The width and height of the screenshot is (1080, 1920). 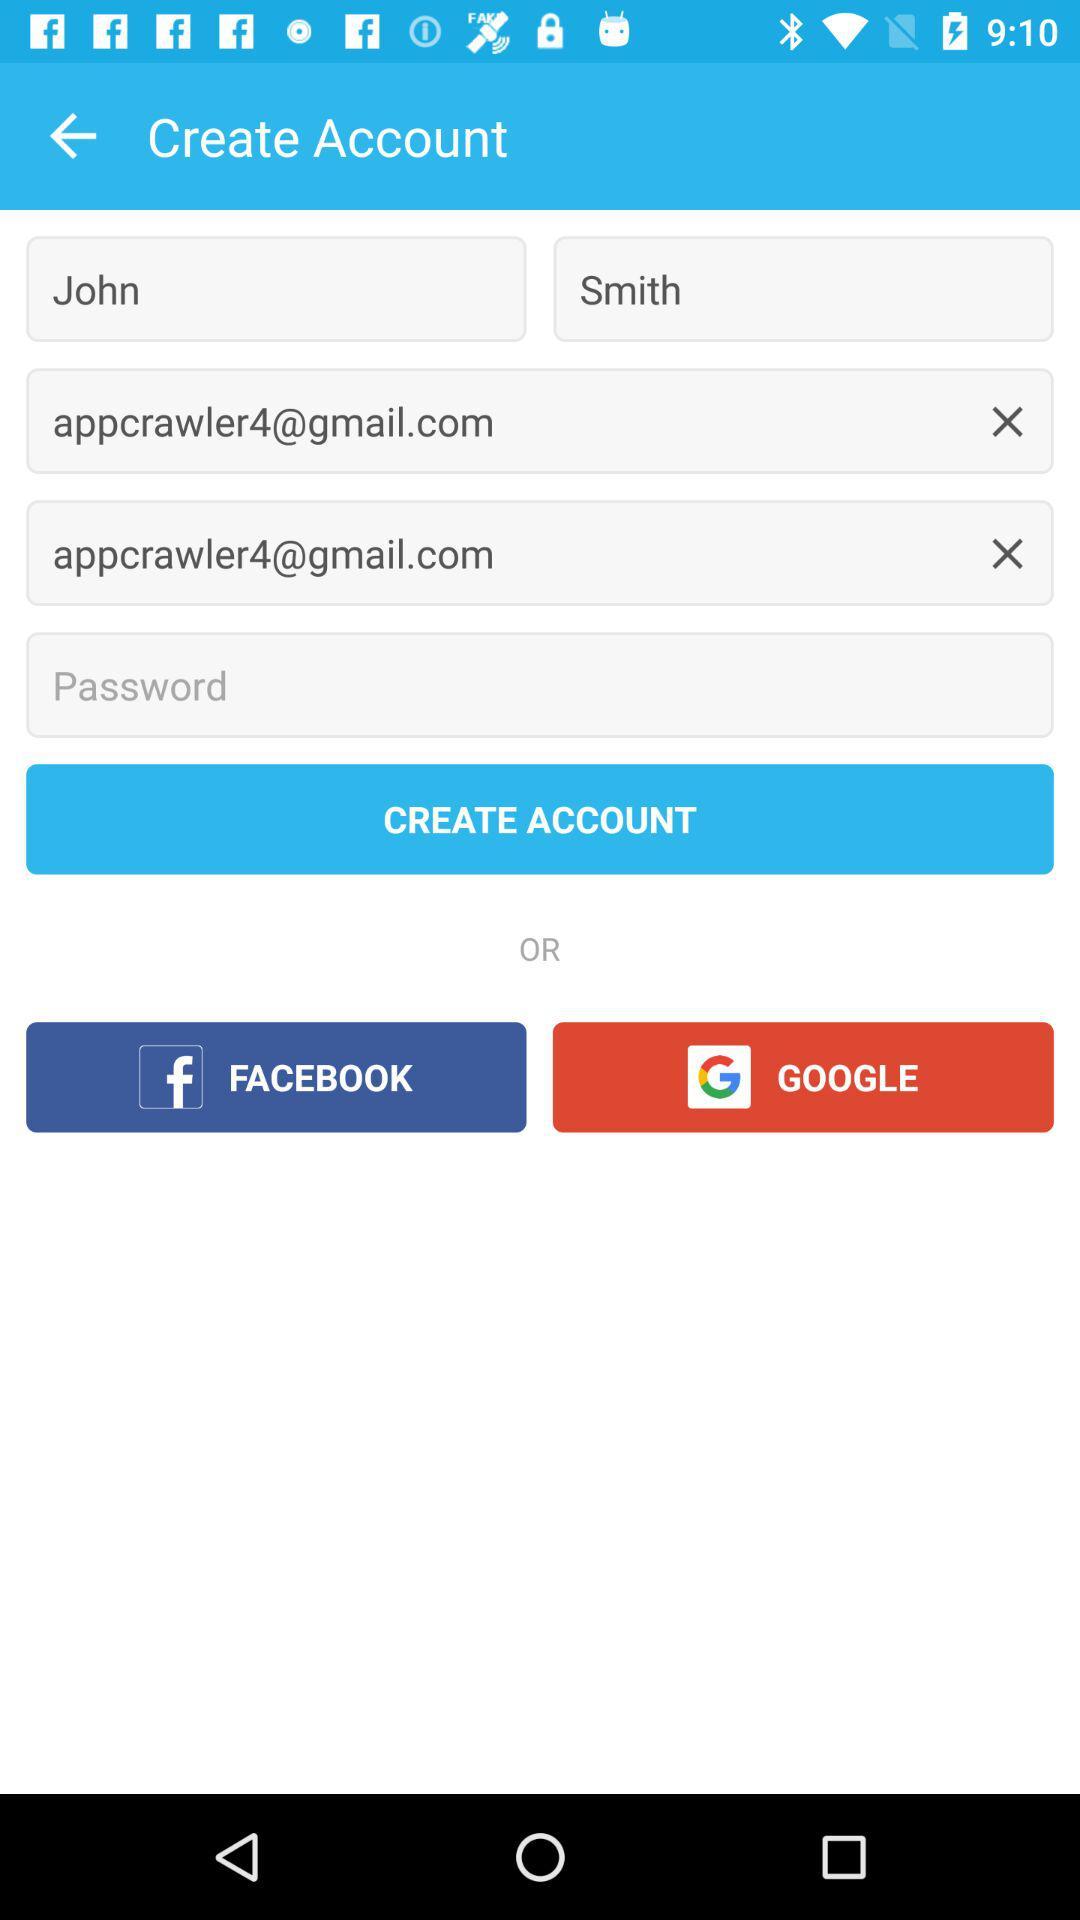 I want to click on the icon to the right of the john, so click(x=802, y=288).